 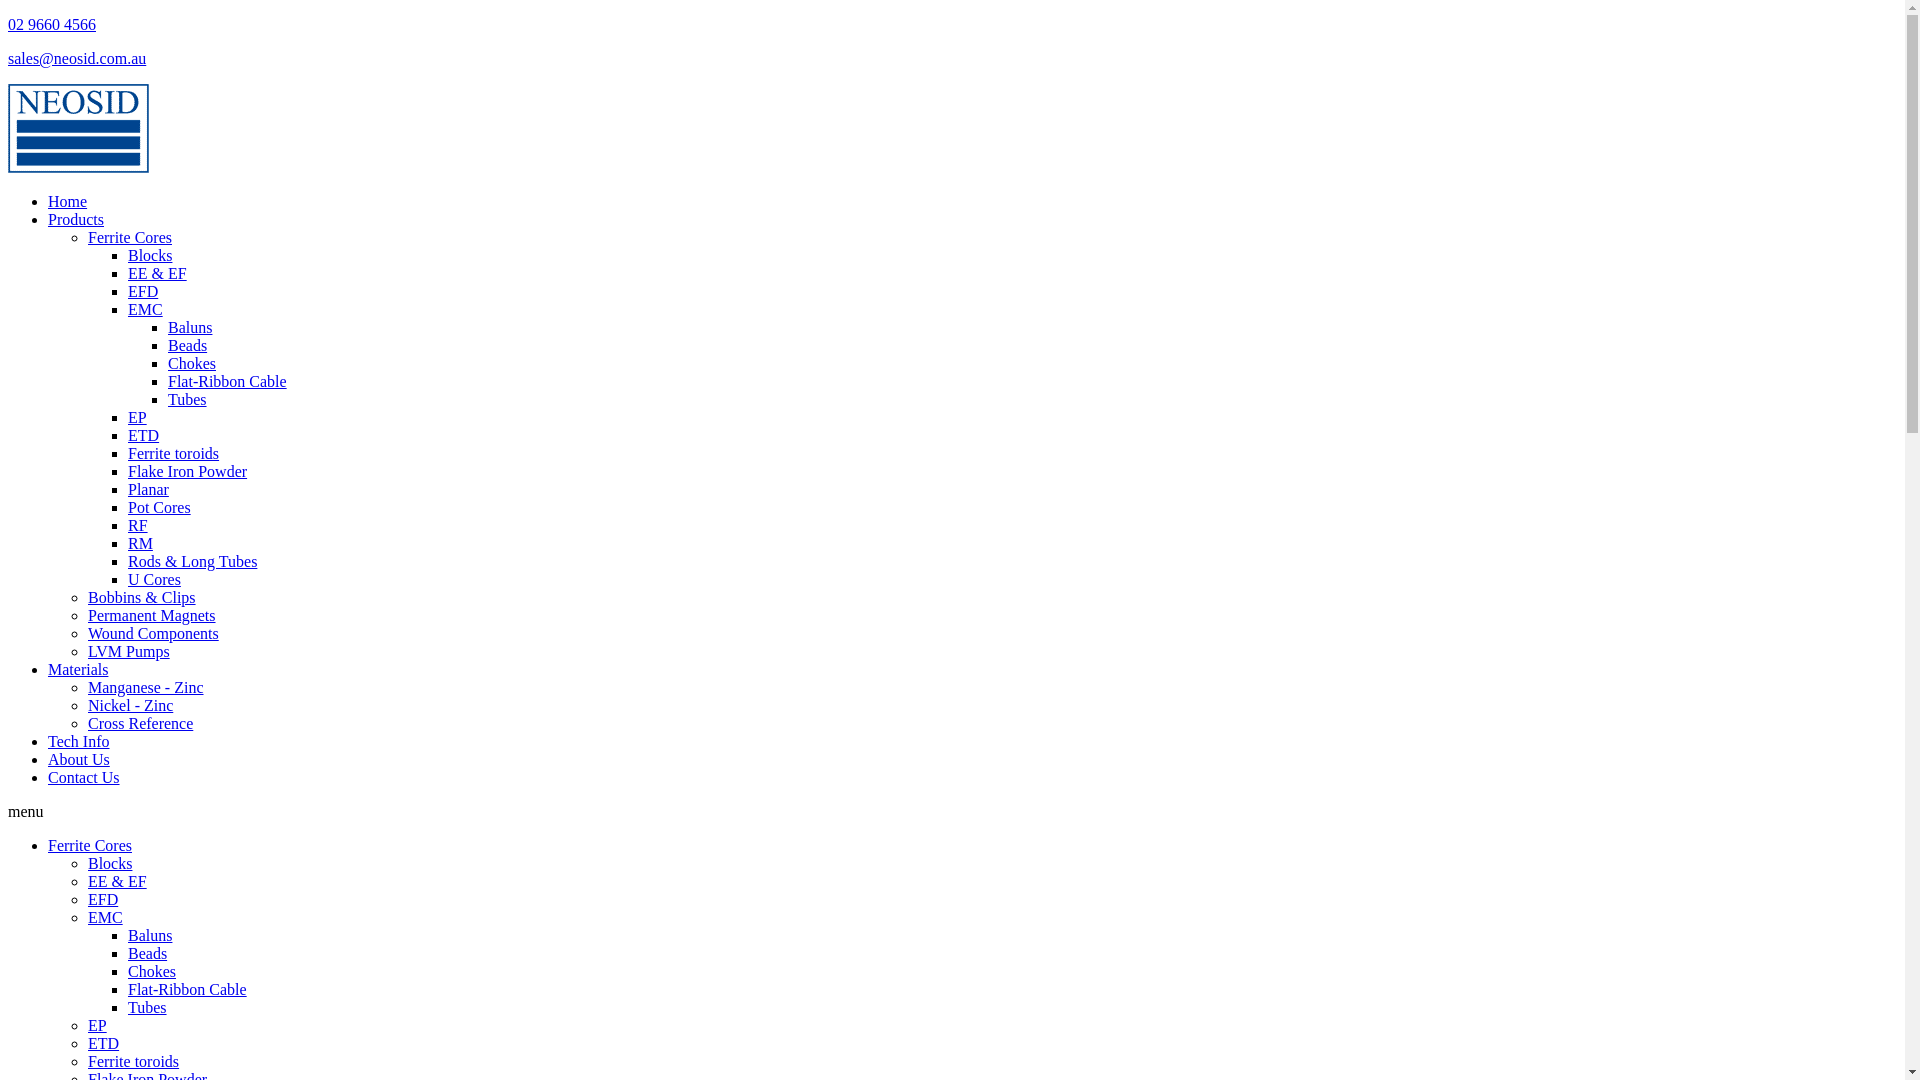 I want to click on 'Ferrite toroids', so click(x=132, y=1060).